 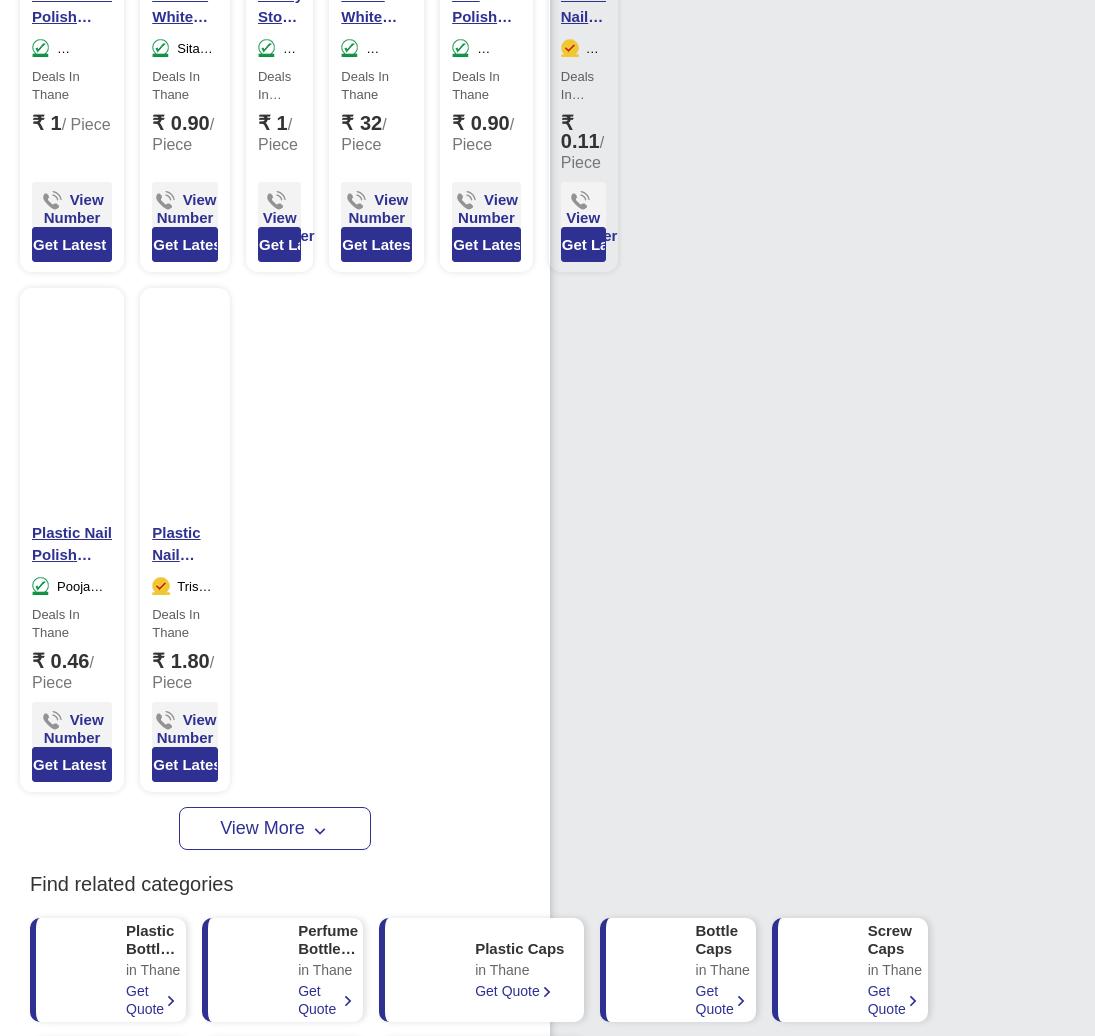 What do you see at coordinates (30, 660) in the screenshot?
I see `'₹ 0.46'` at bounding box center [30, 660].